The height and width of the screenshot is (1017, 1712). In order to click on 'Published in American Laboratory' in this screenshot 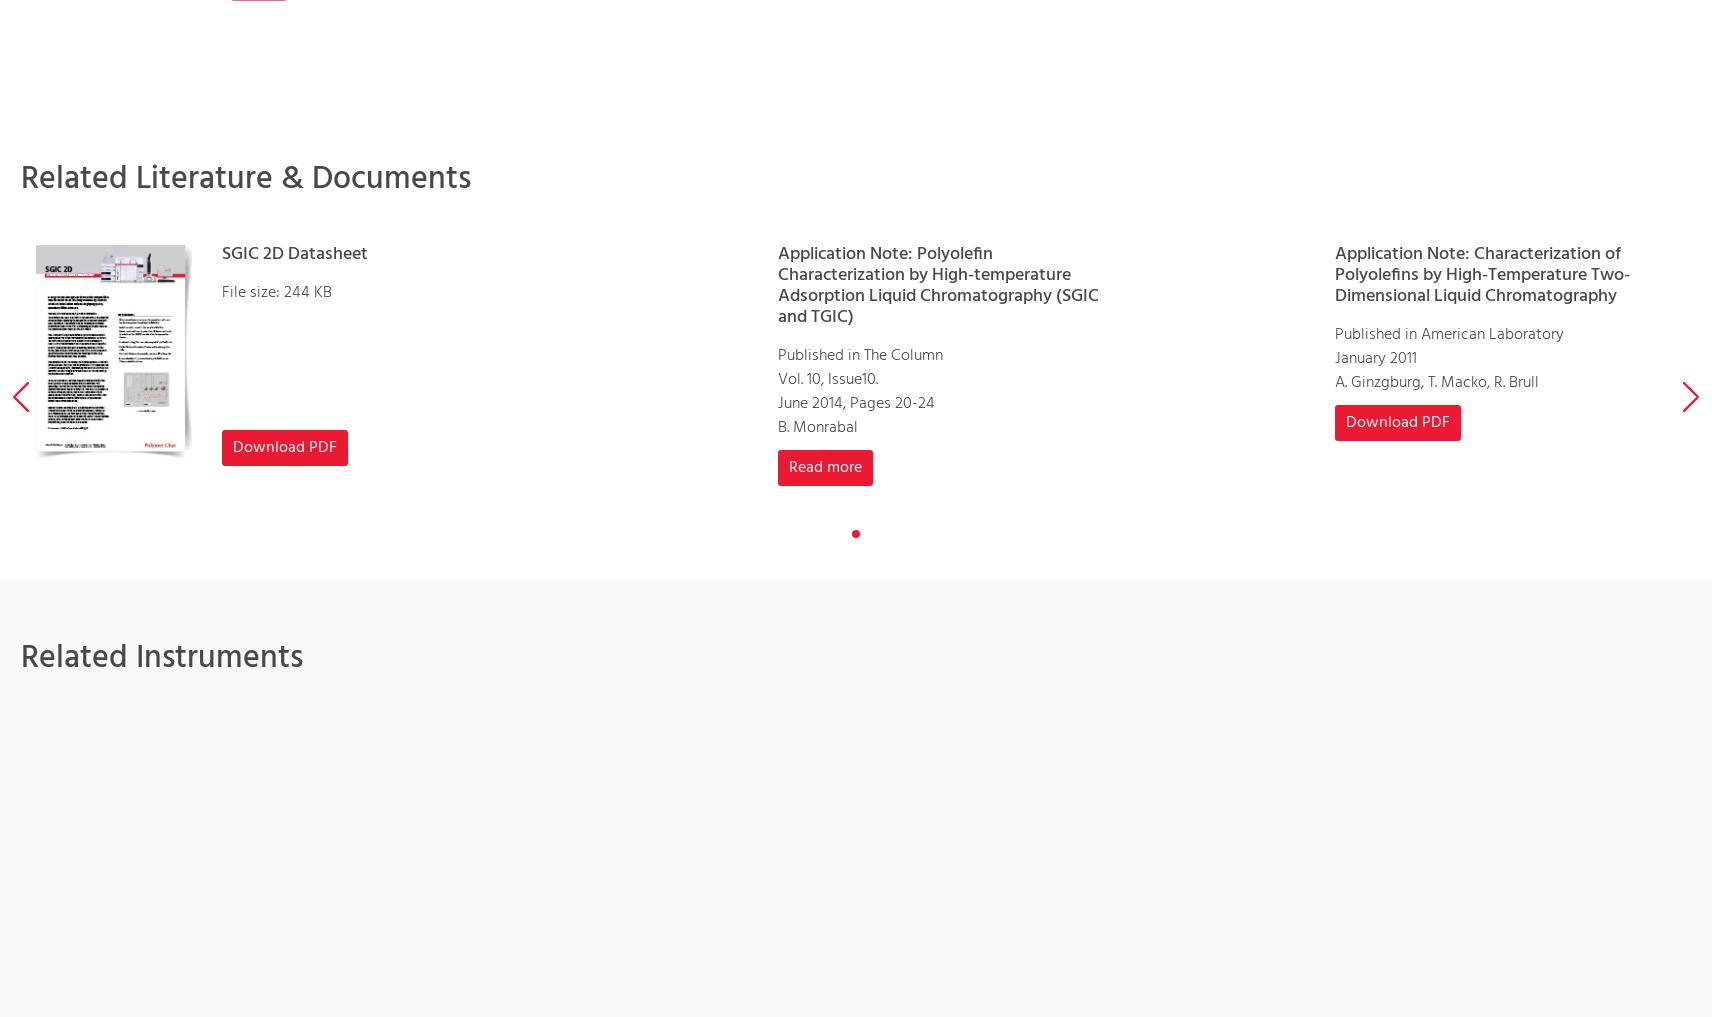, I will do `click(1447, 333)`.